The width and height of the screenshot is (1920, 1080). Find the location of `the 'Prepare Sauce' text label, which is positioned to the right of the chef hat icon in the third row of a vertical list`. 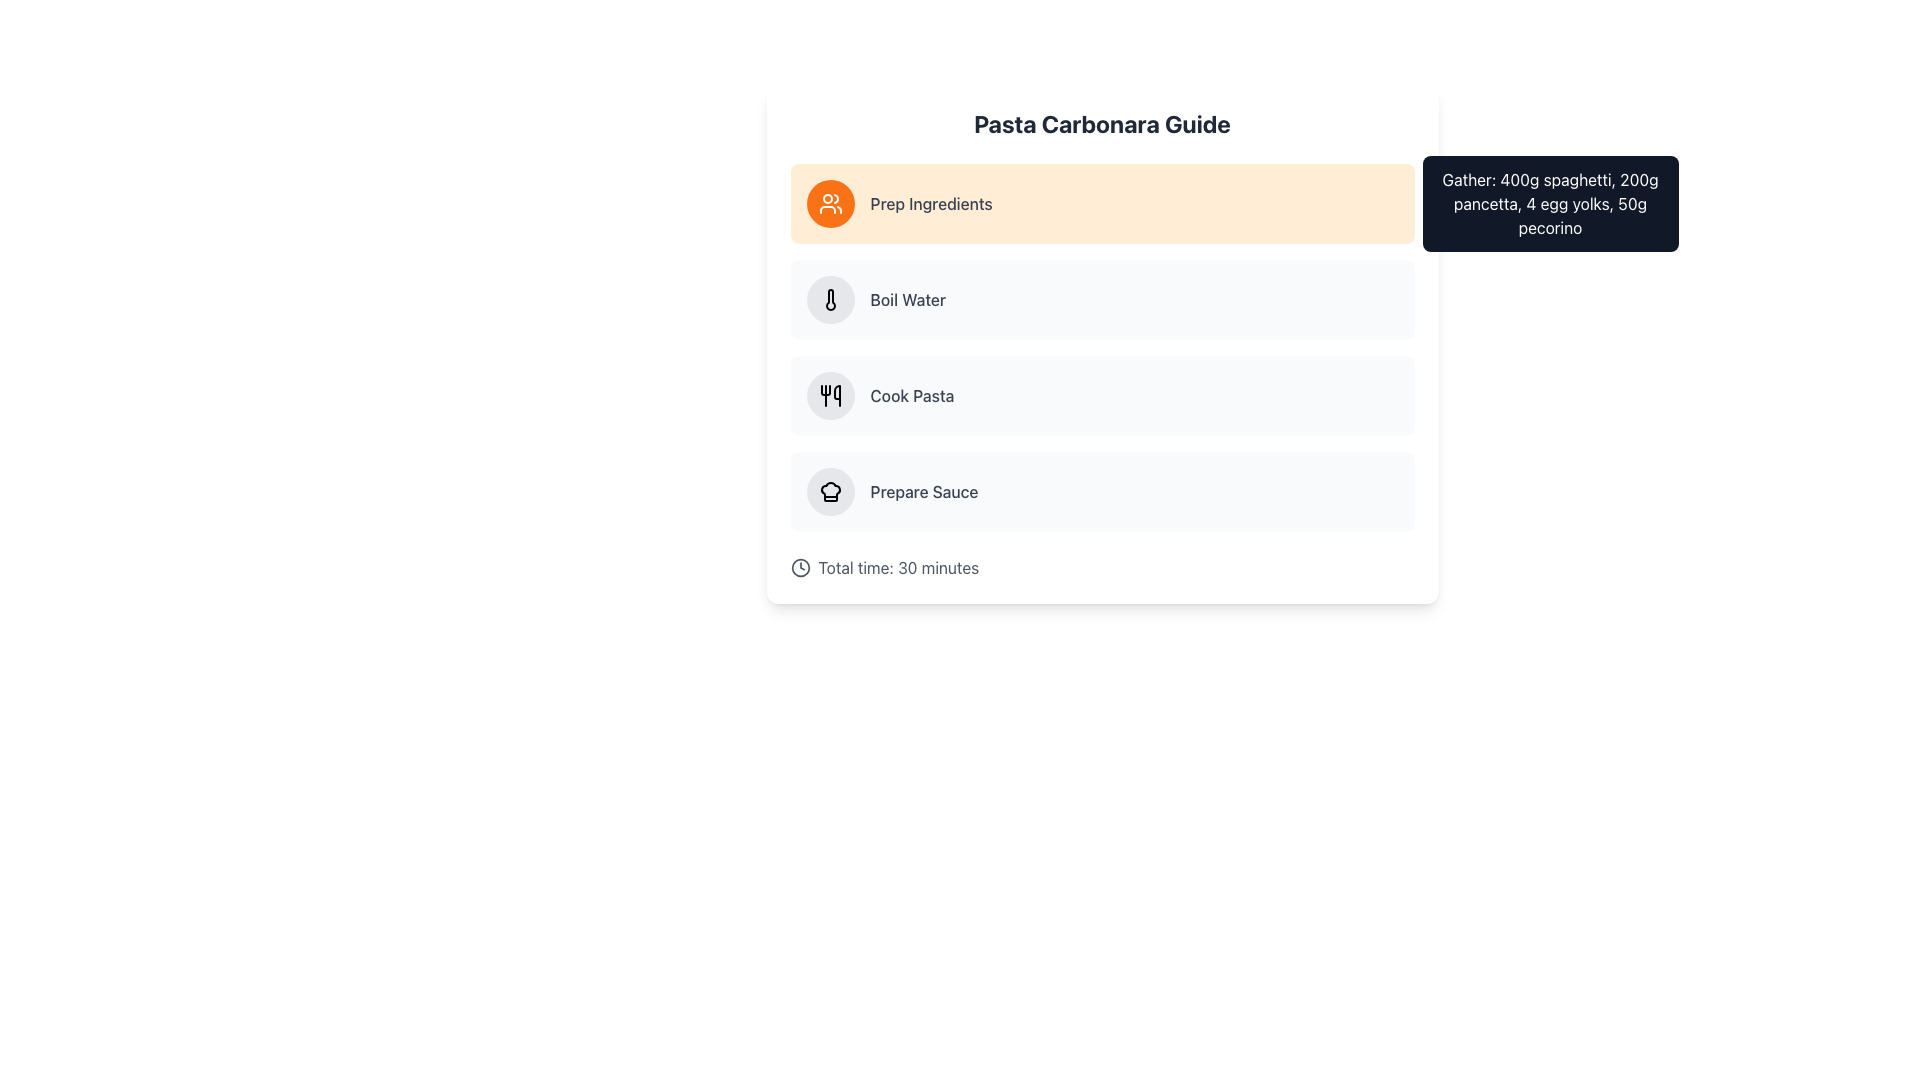

the 'Prepare Sauce' text label, which is positioned to the right of the chef hat icon in the third row of a vertical list is located at coordinates (923, 492).